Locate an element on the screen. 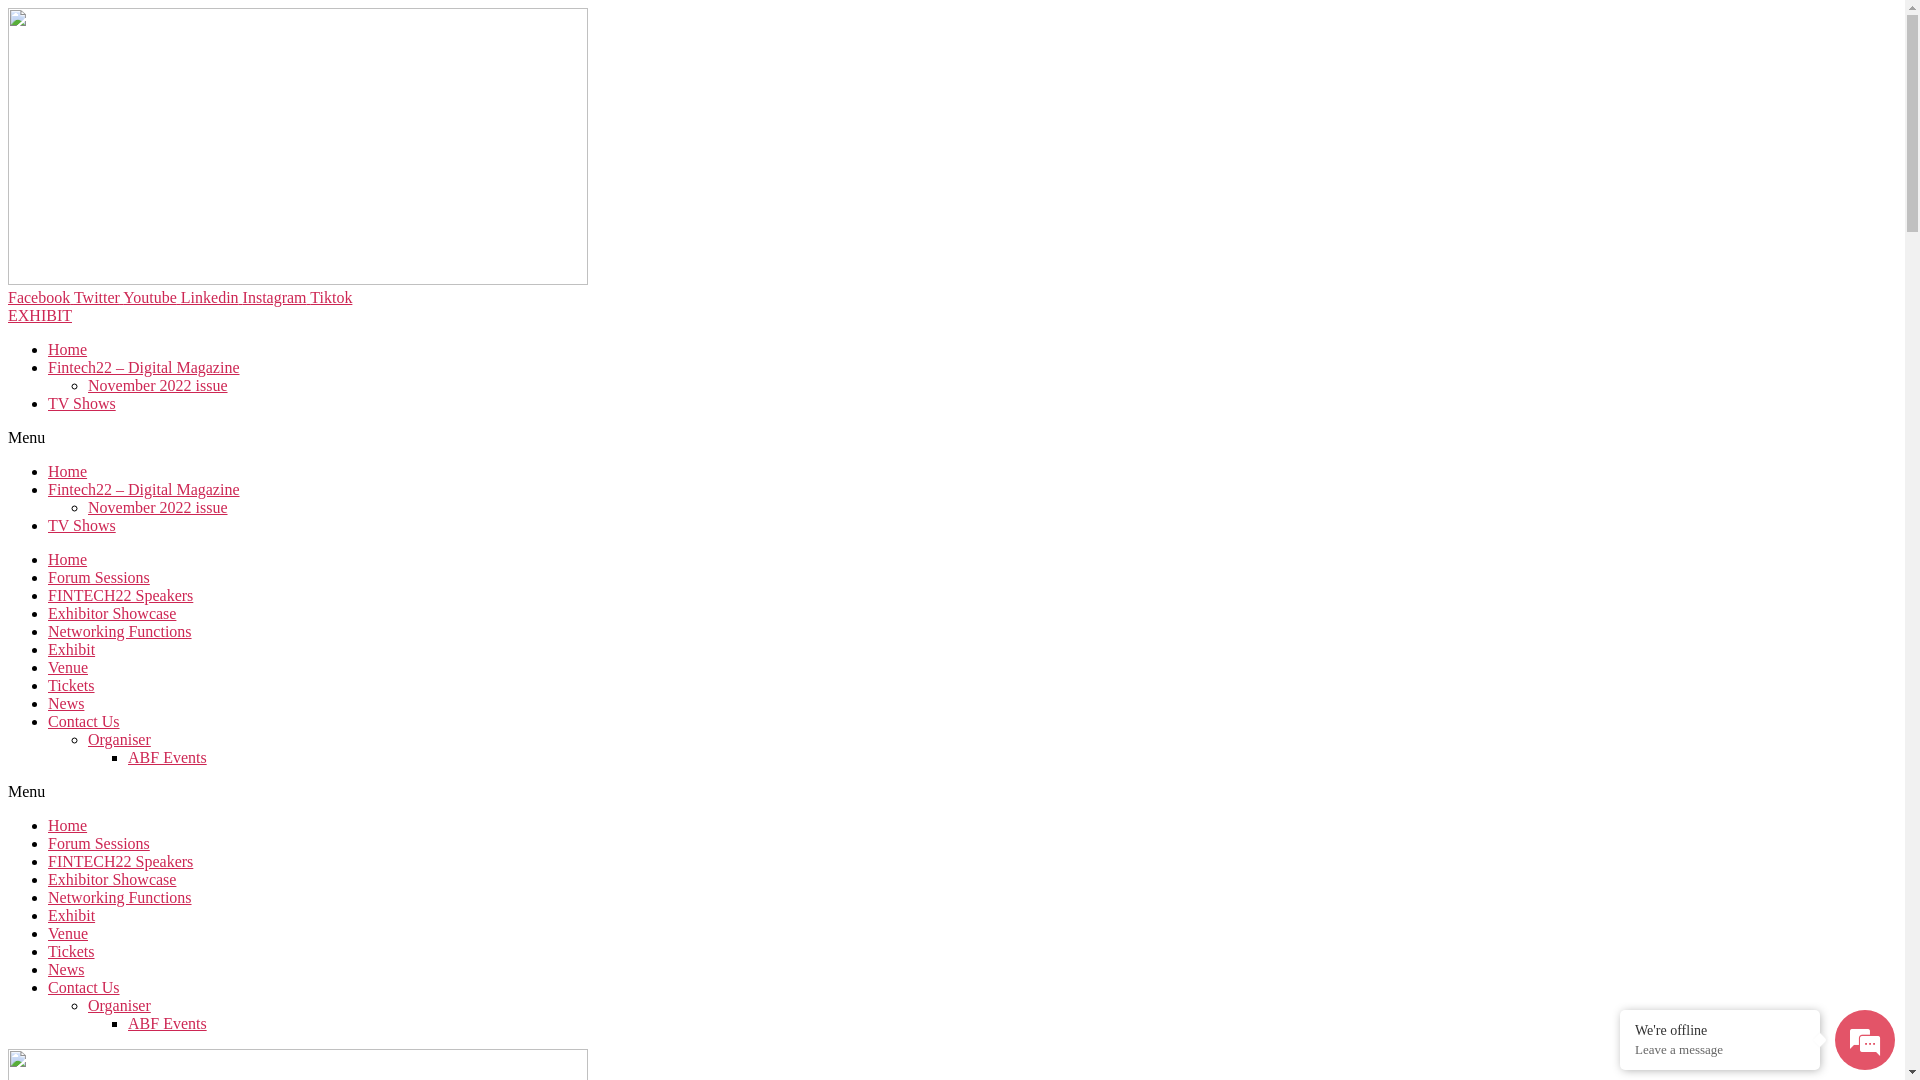 Image resolution: width=1920 pixels, height=1080 pixels. 'Linkedin' is located at coordinates (211, 297).